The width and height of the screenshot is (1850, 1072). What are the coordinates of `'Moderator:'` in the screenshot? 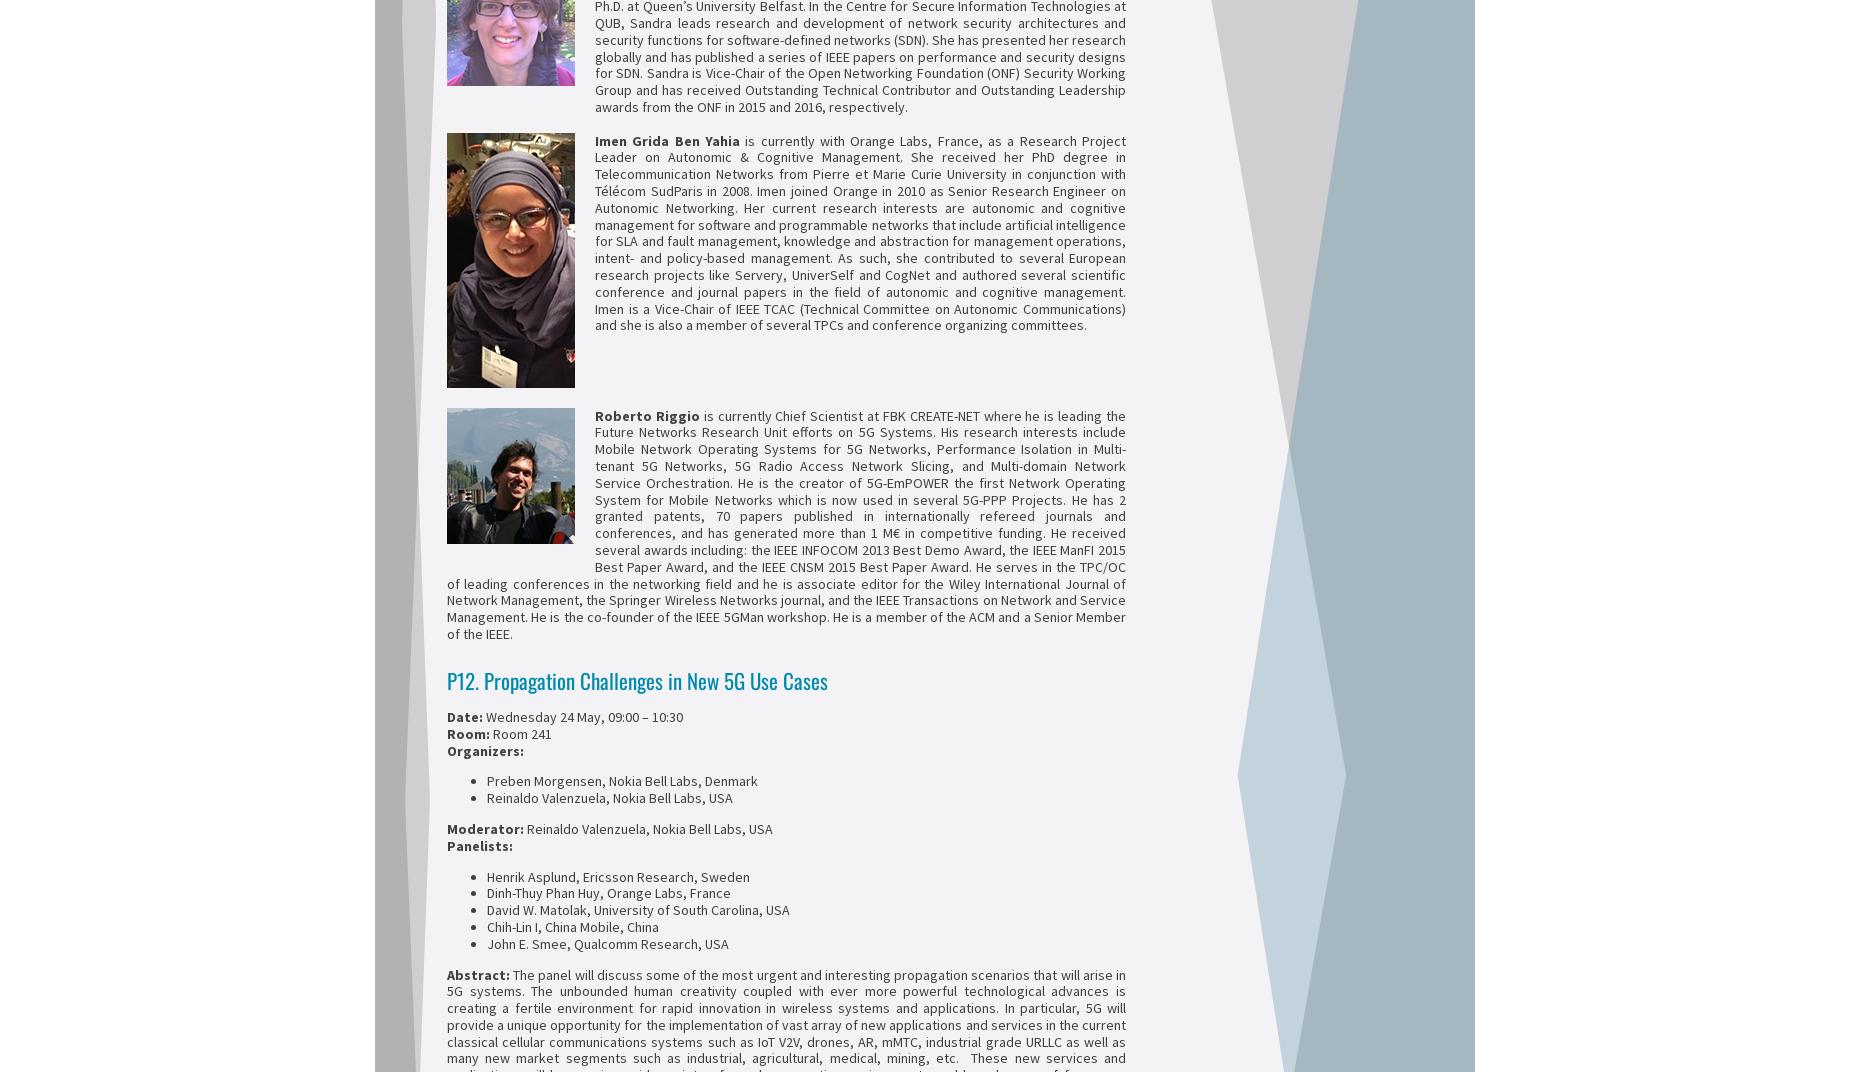 It's located at (486, 827).